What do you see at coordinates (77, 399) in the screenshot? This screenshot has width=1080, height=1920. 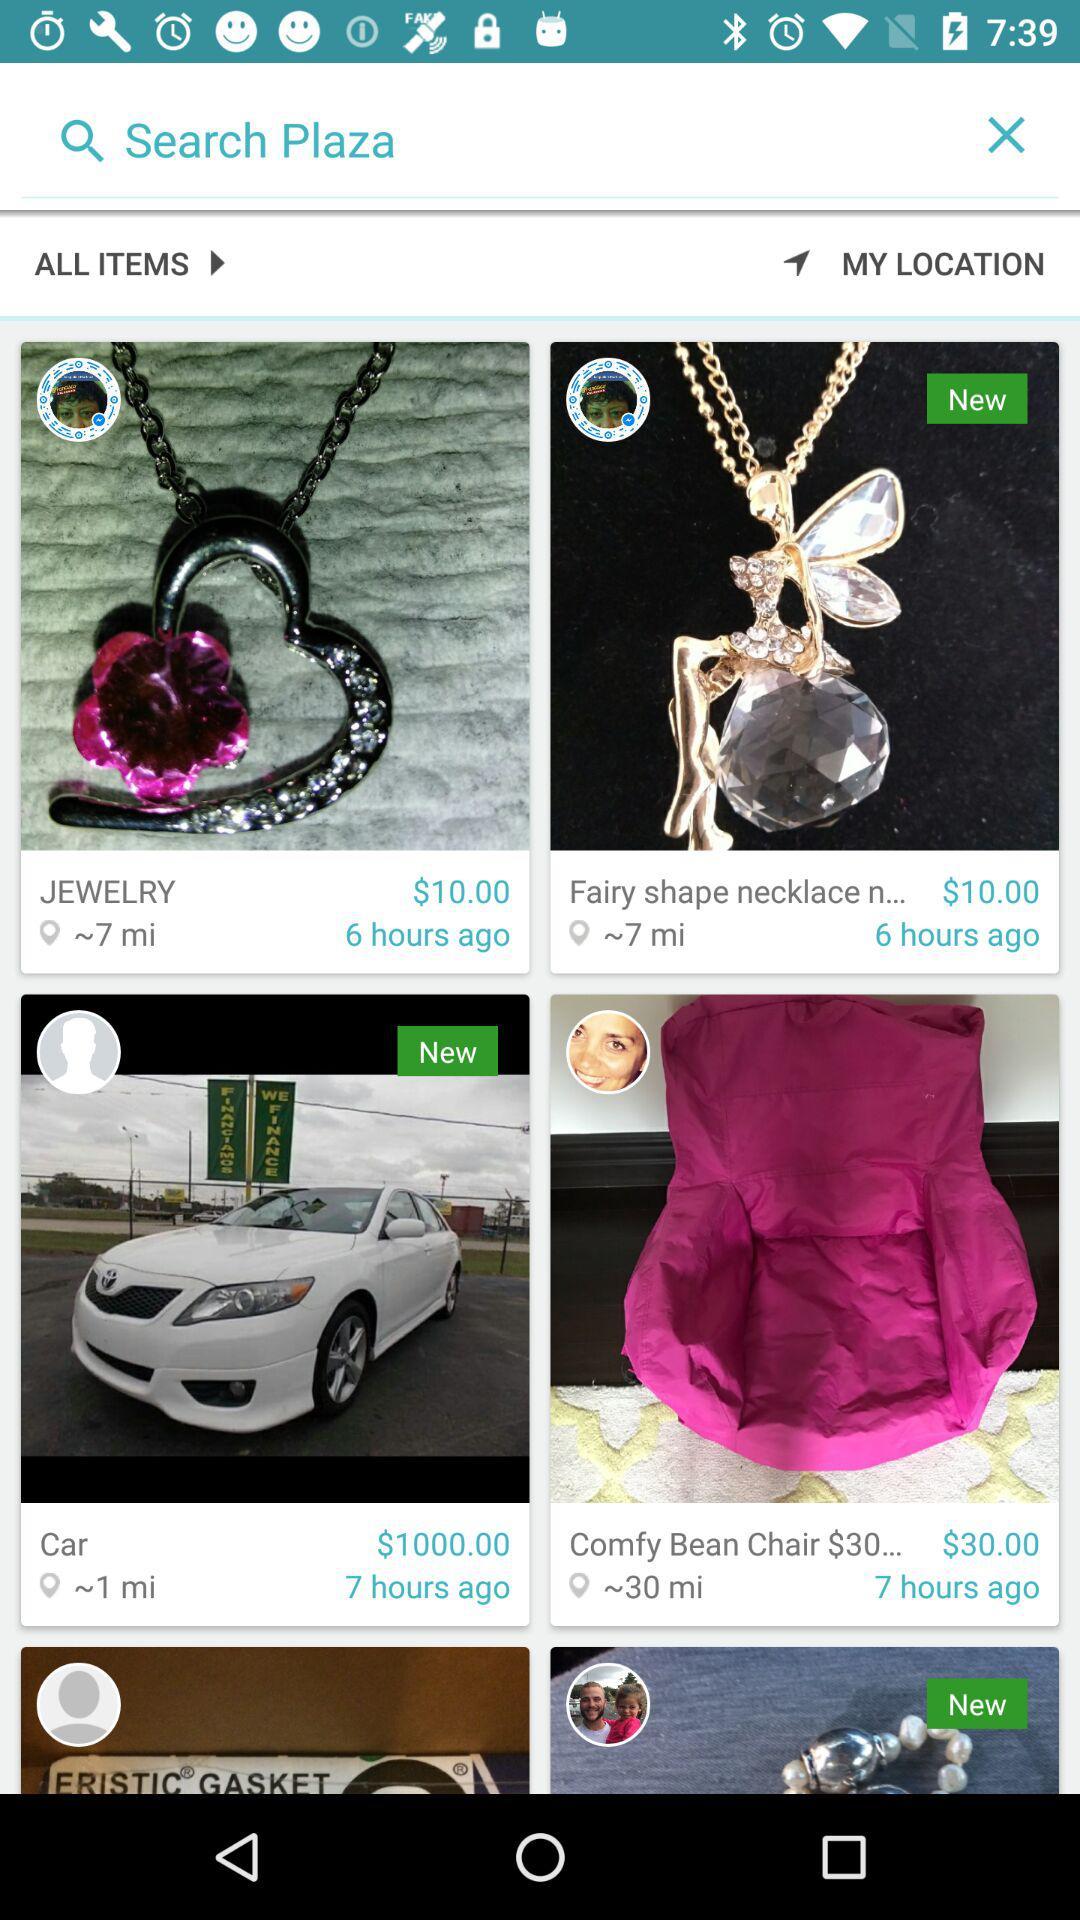 I see `contact pic` at bounding box center [77, 399].